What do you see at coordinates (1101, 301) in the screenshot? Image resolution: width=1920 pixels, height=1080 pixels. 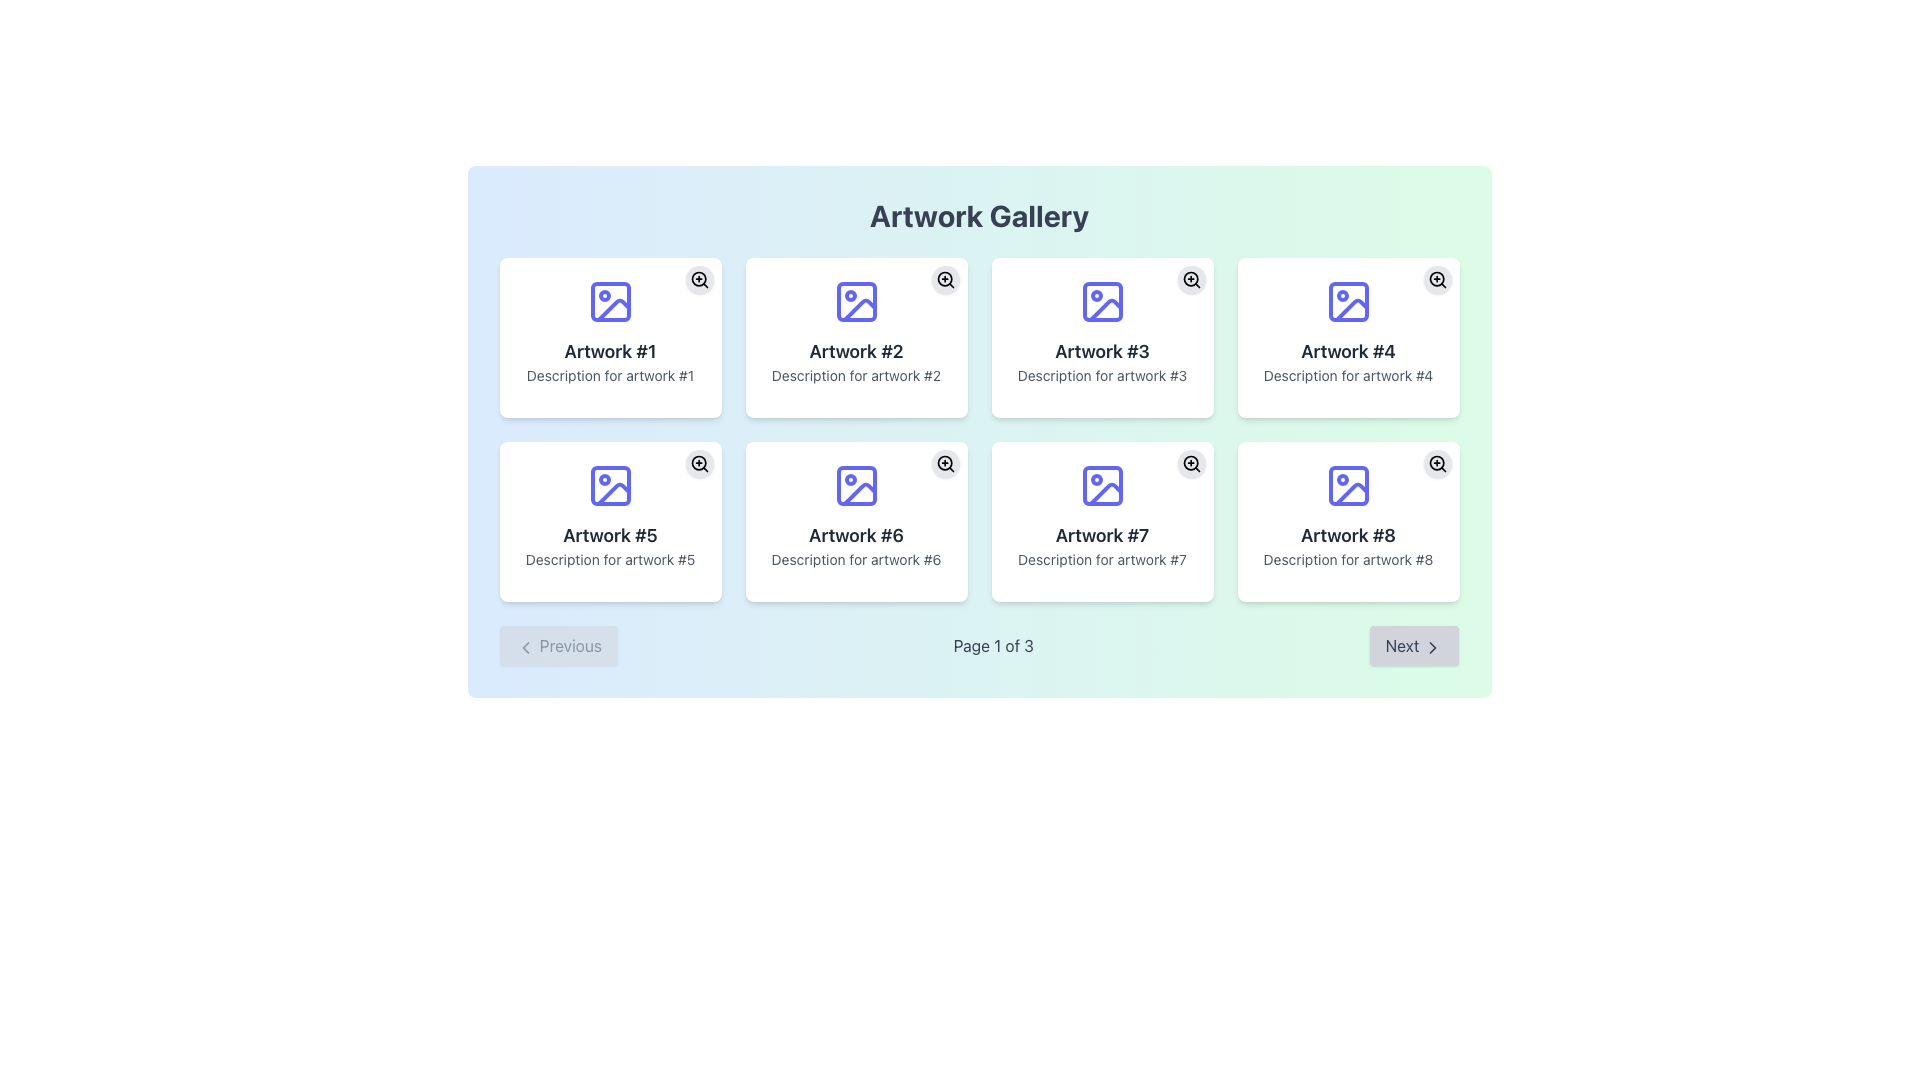 I see `the decorative SVG graphical shape that represents a placeholder for images, located in the third tile from the left in the first row of the artwork gallery grid layout` at bounding box center [1101, 301].